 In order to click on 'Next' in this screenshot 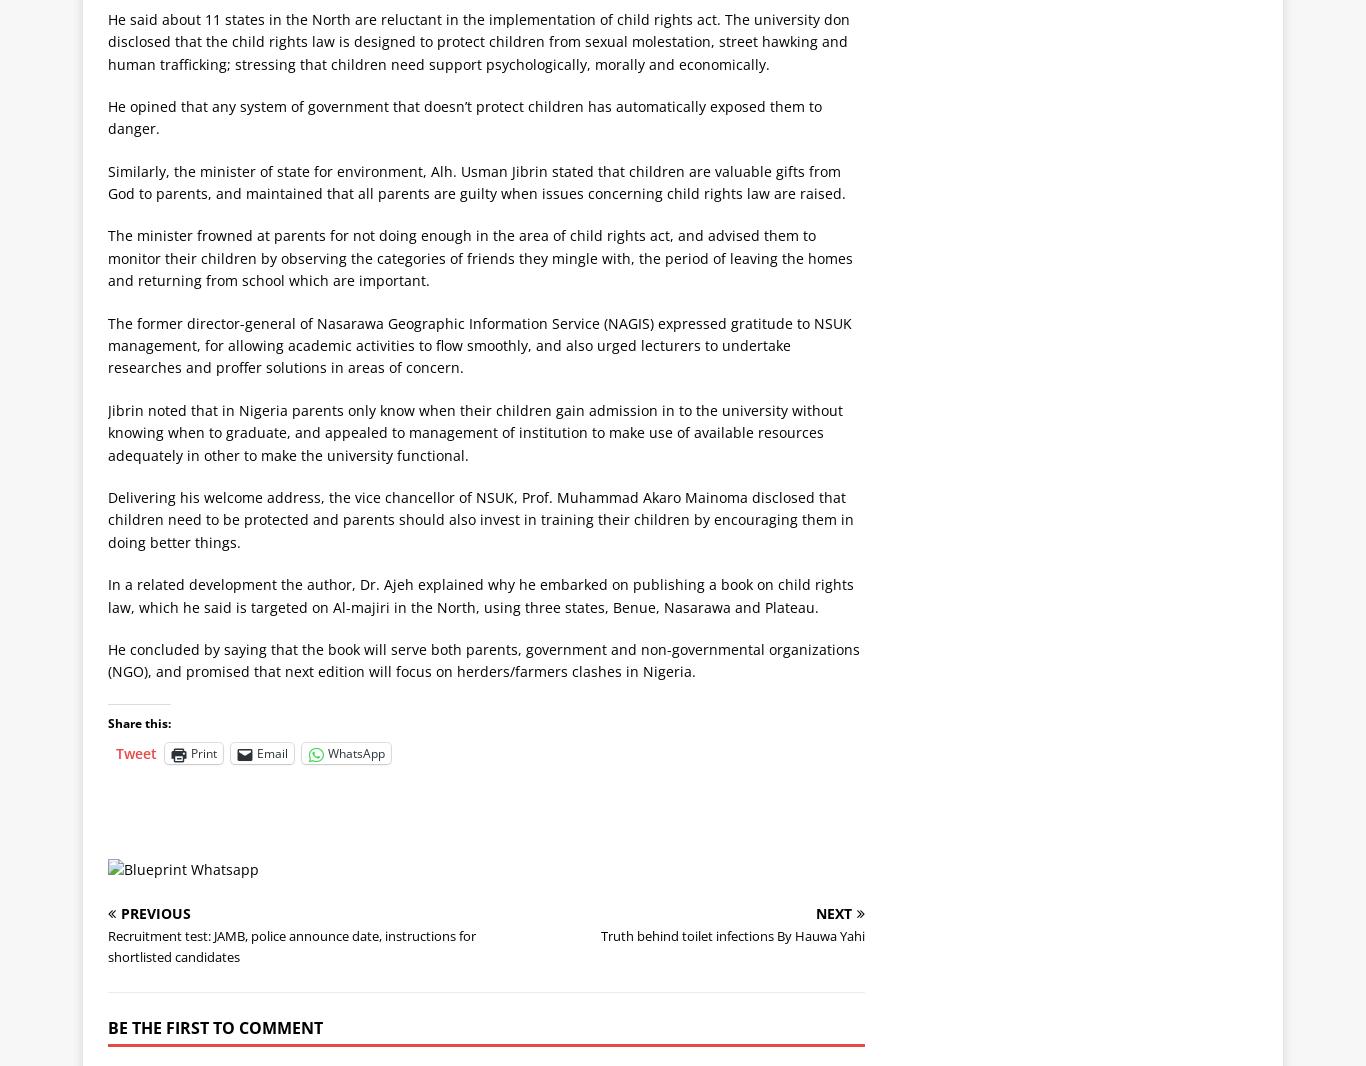, I will do `click(815, 912)`.